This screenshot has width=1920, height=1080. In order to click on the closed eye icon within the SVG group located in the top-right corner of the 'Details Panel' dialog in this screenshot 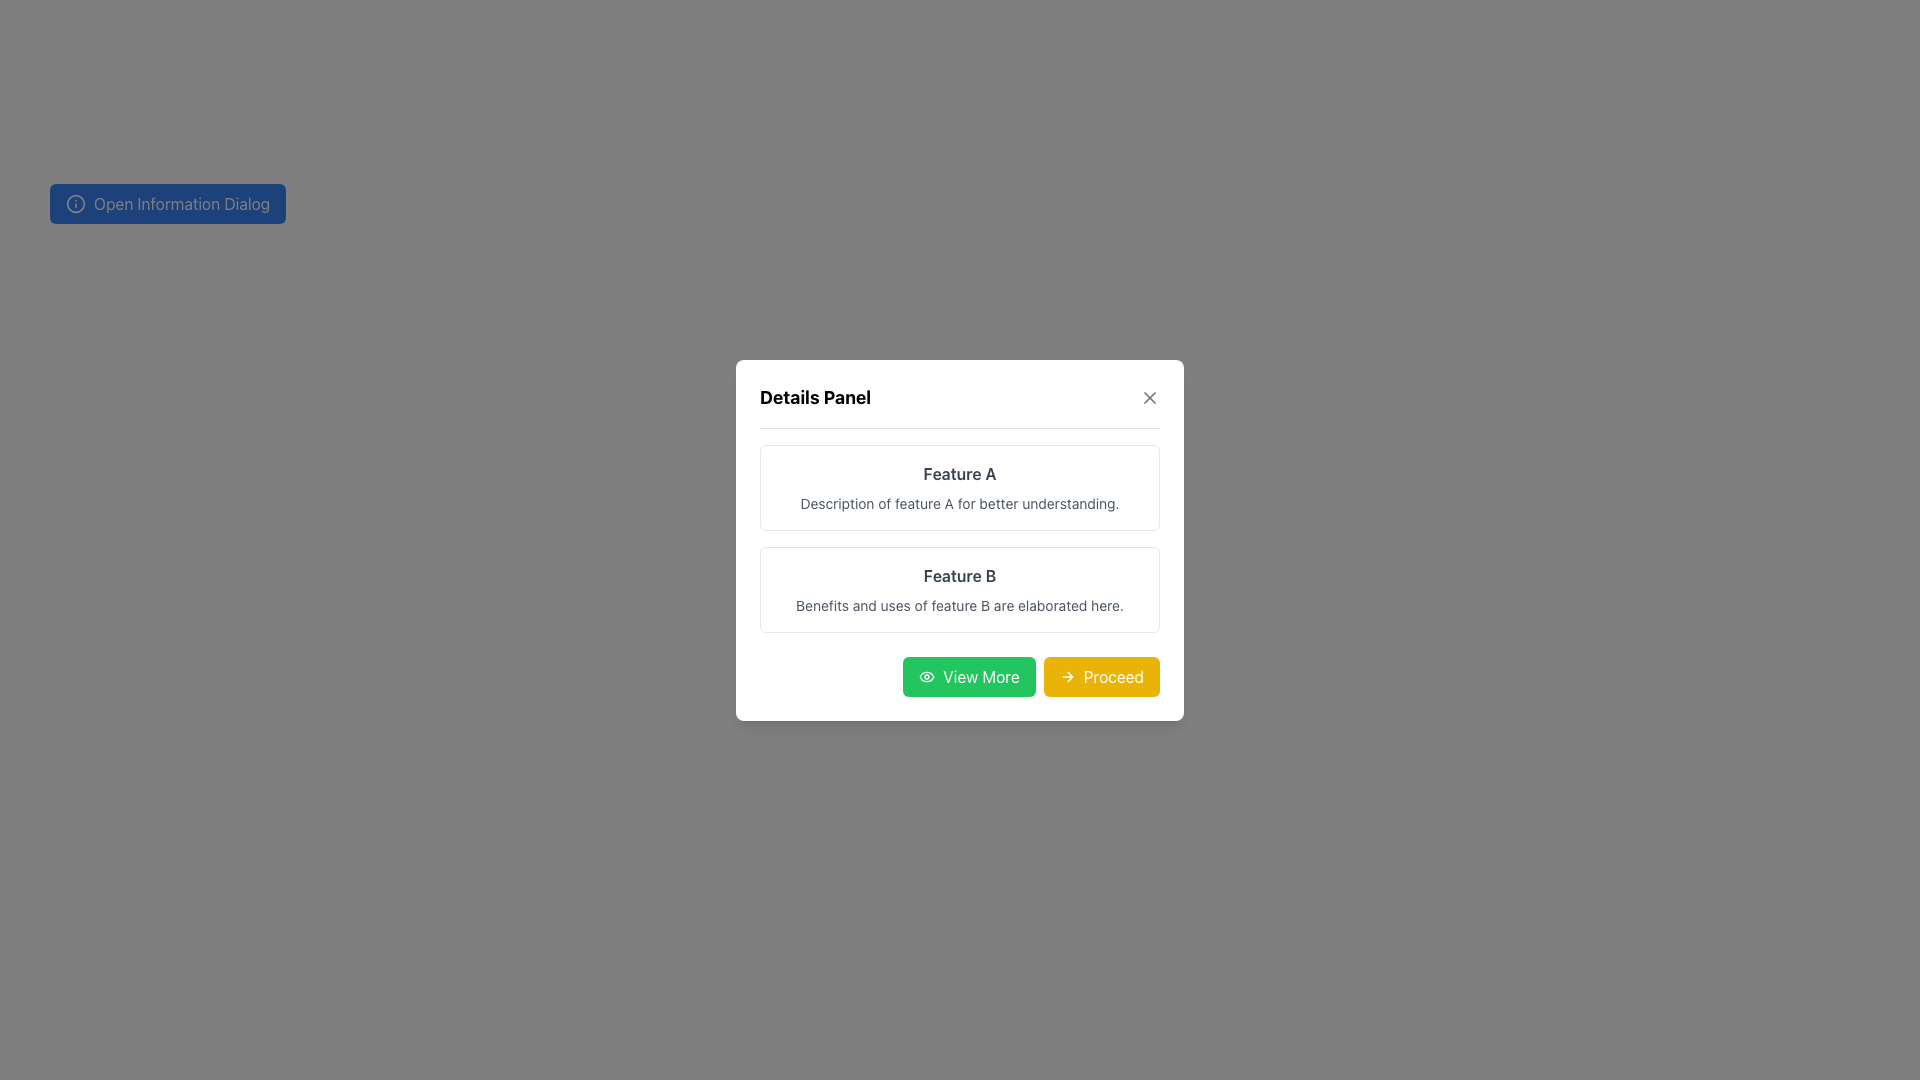, I will do `click(926, 675)`.